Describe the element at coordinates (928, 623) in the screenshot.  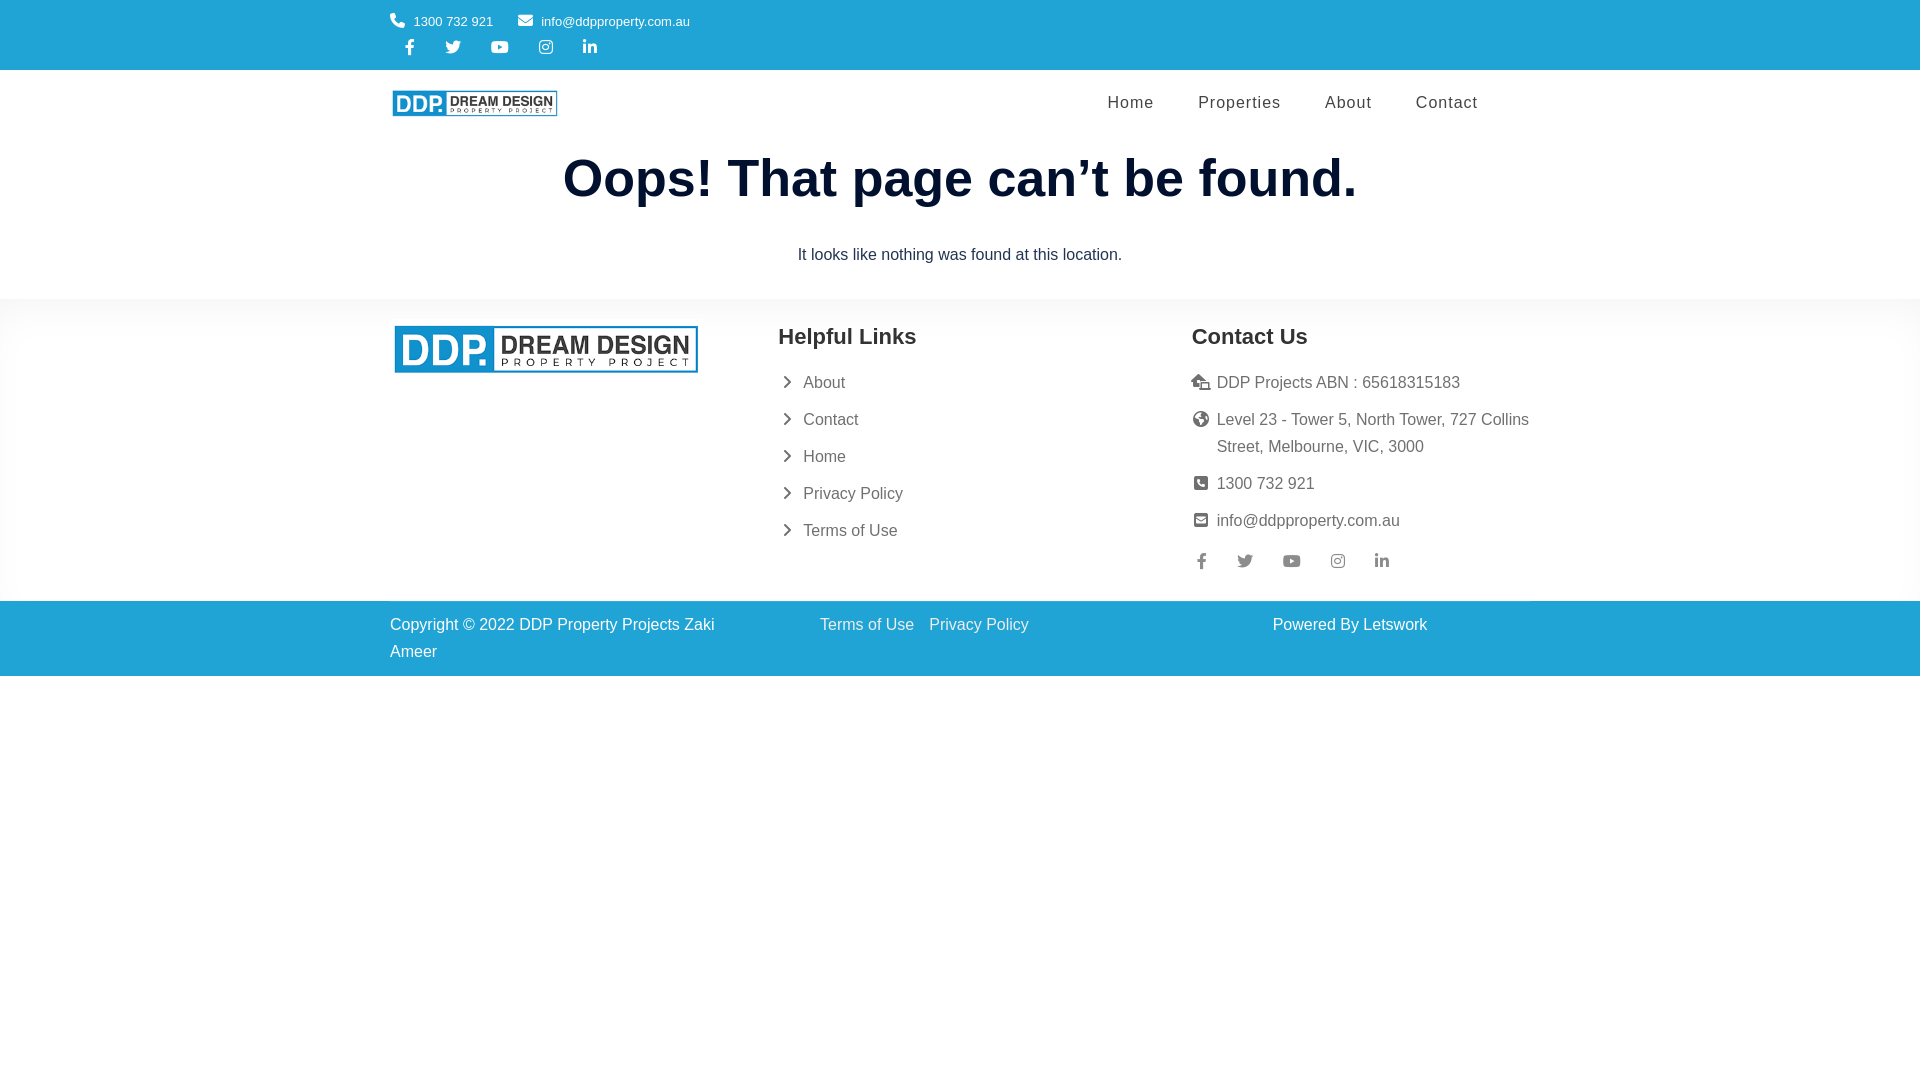
I see `'Privacy Policy'` at that location.